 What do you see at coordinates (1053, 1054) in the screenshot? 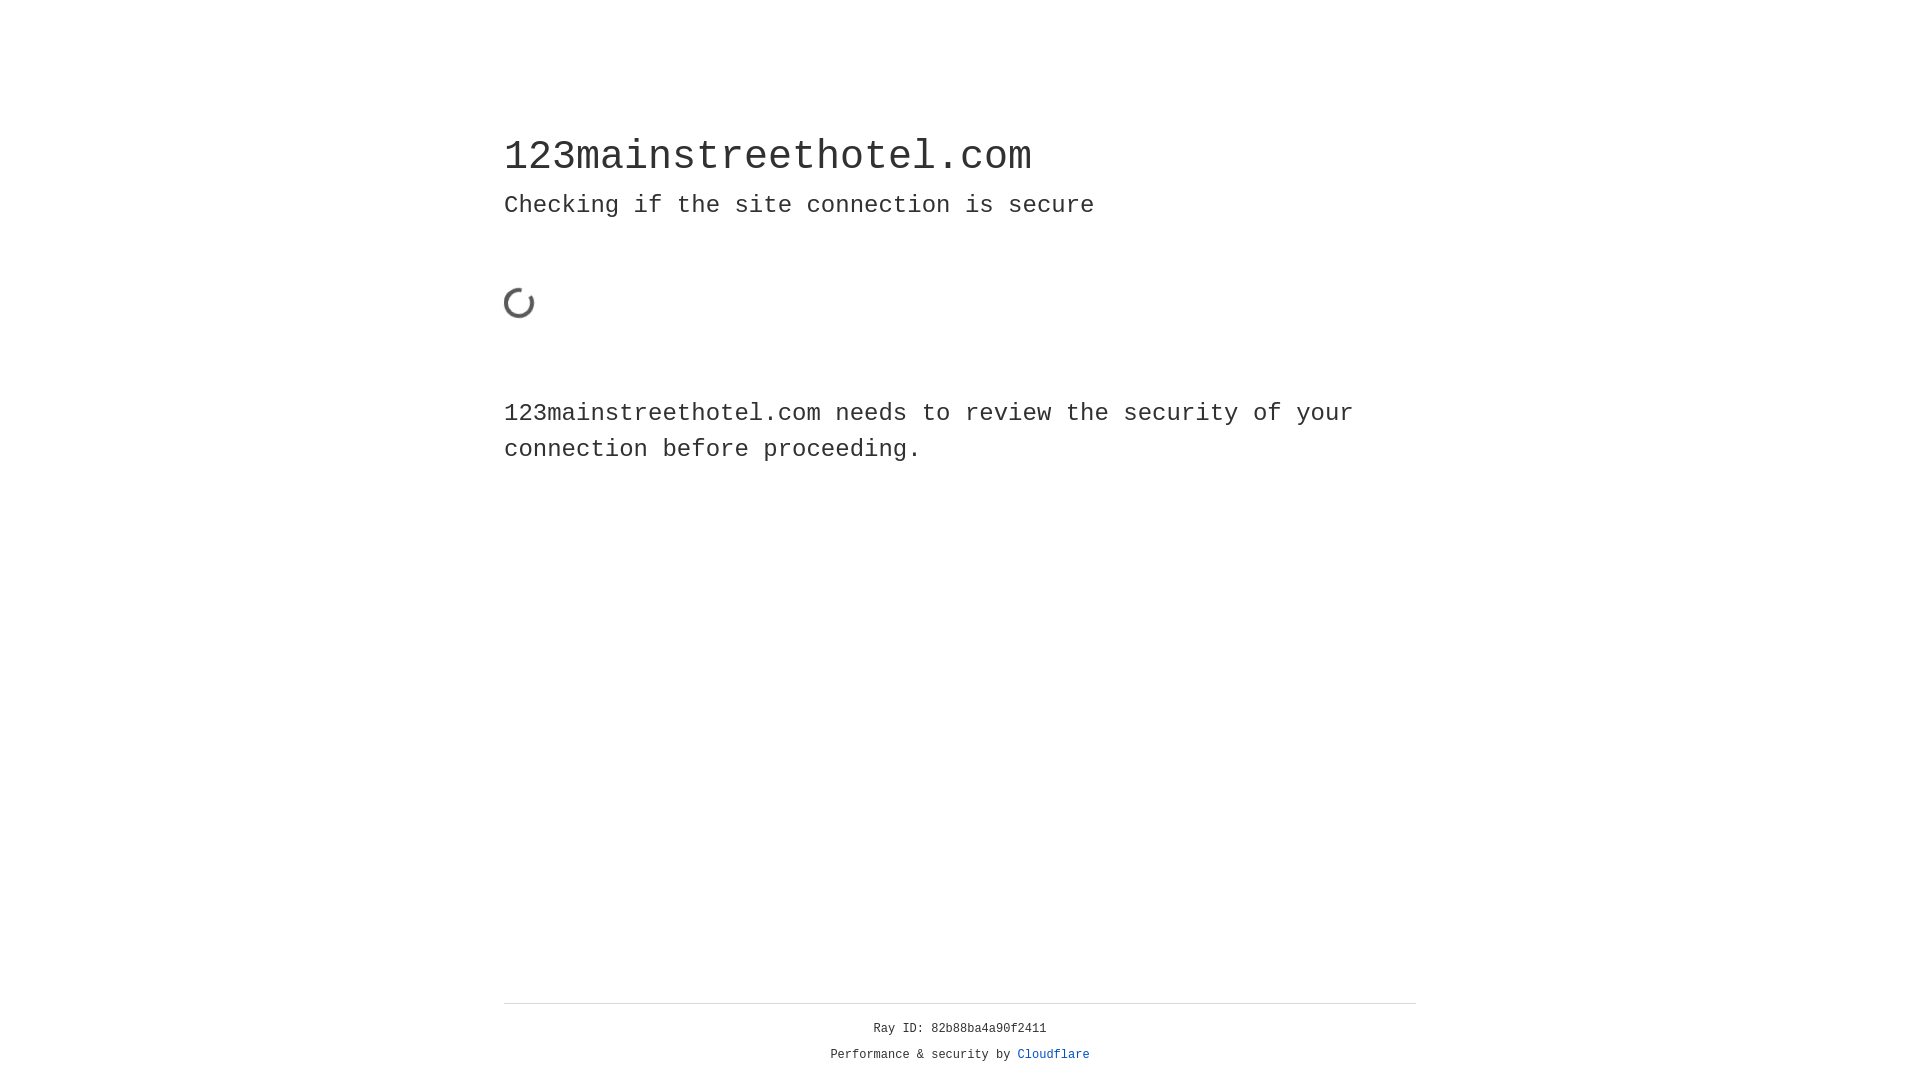
I see `'Cloudflare'` at bounding box center [1053, 1054].